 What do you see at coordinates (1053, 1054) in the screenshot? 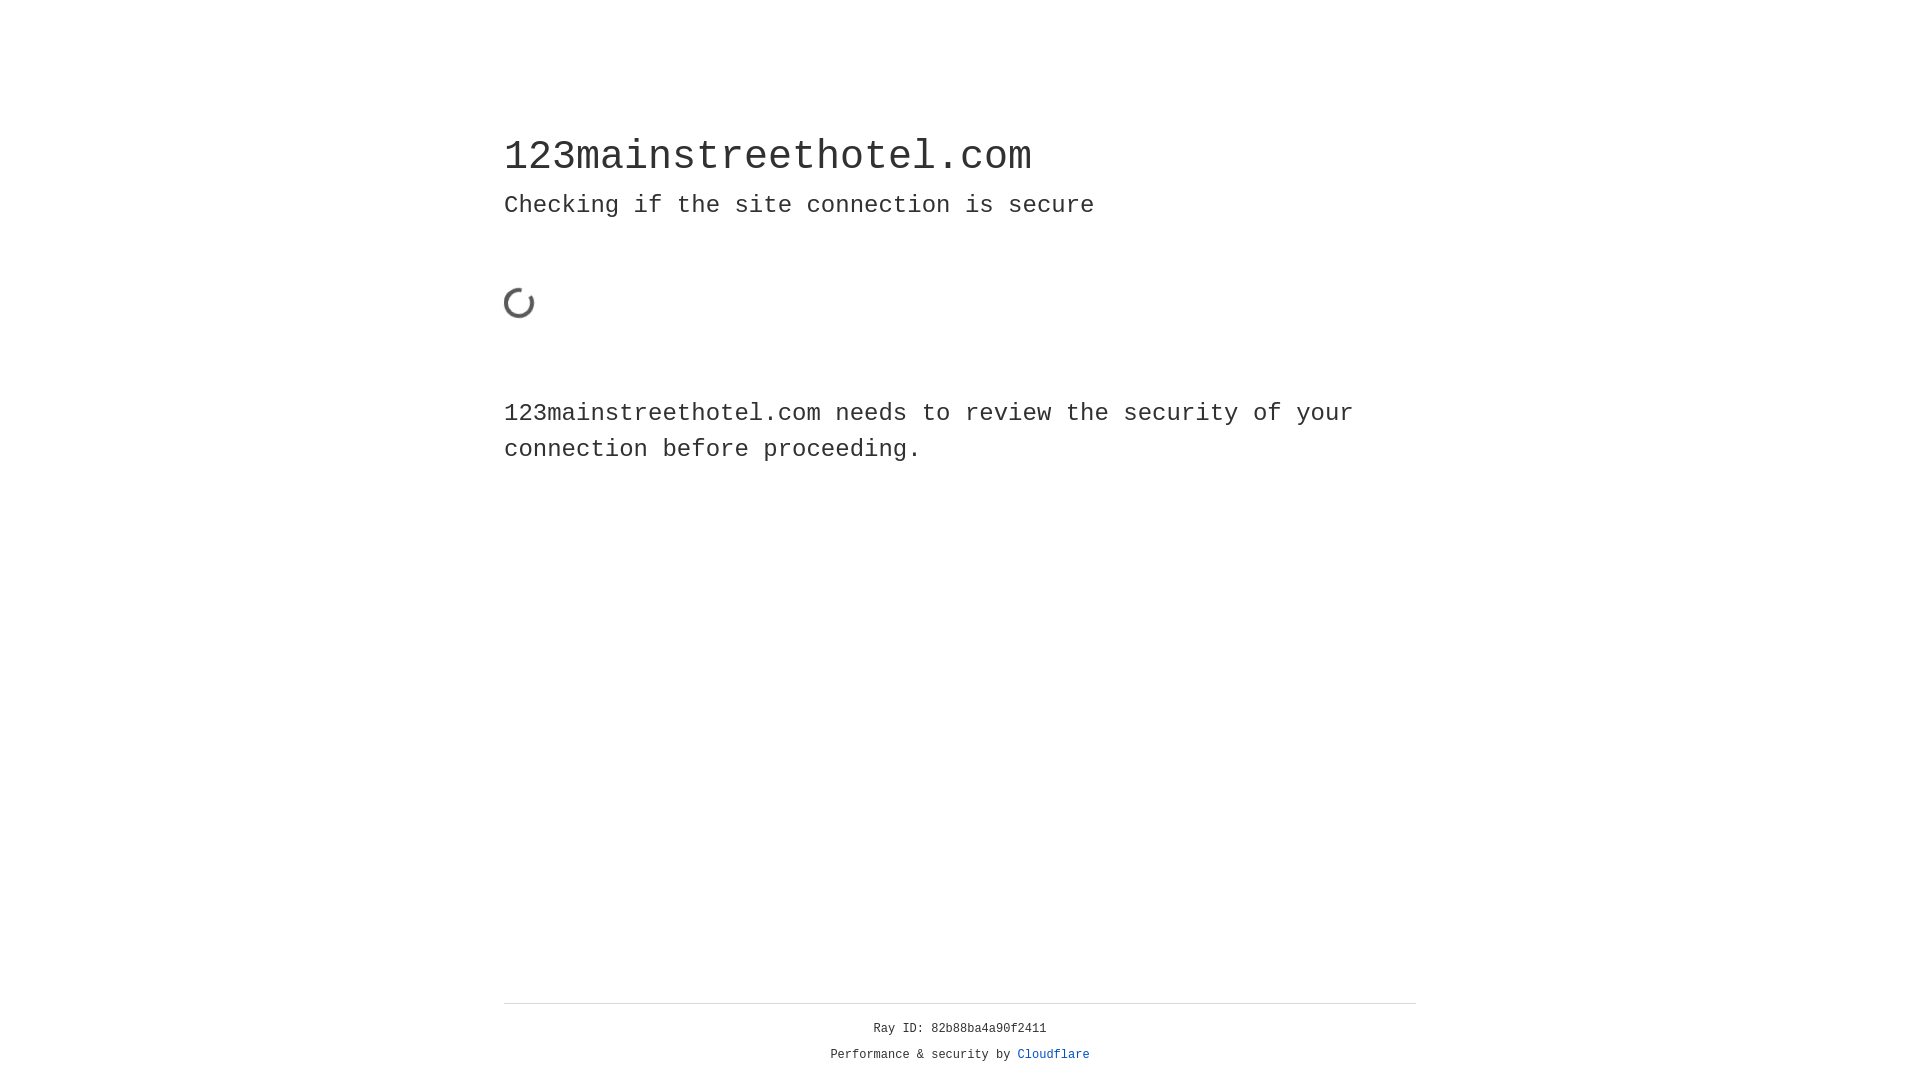
I see `'Cloudflare'` at bounding box center [1053, 1054].